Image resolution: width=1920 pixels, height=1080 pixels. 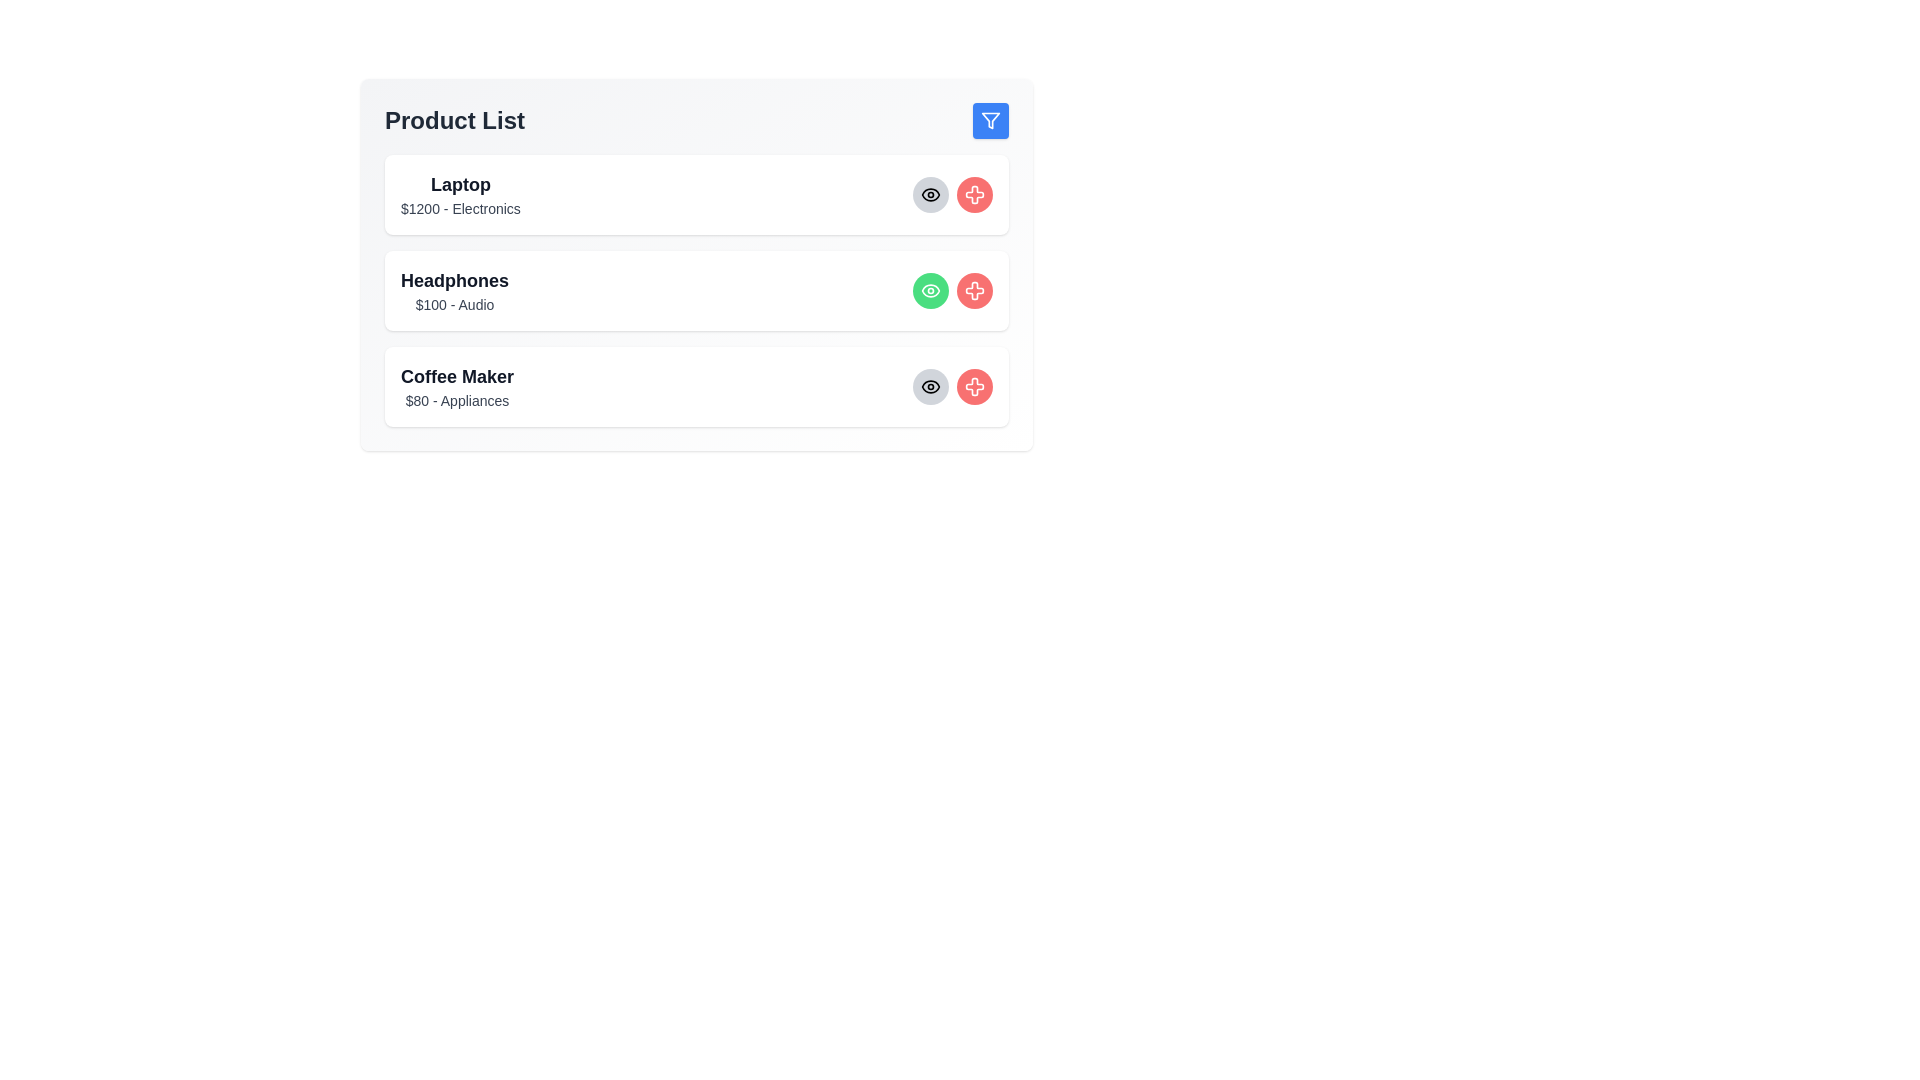 I want to click on the filter button to apply filters, so click(x=990, y=120).